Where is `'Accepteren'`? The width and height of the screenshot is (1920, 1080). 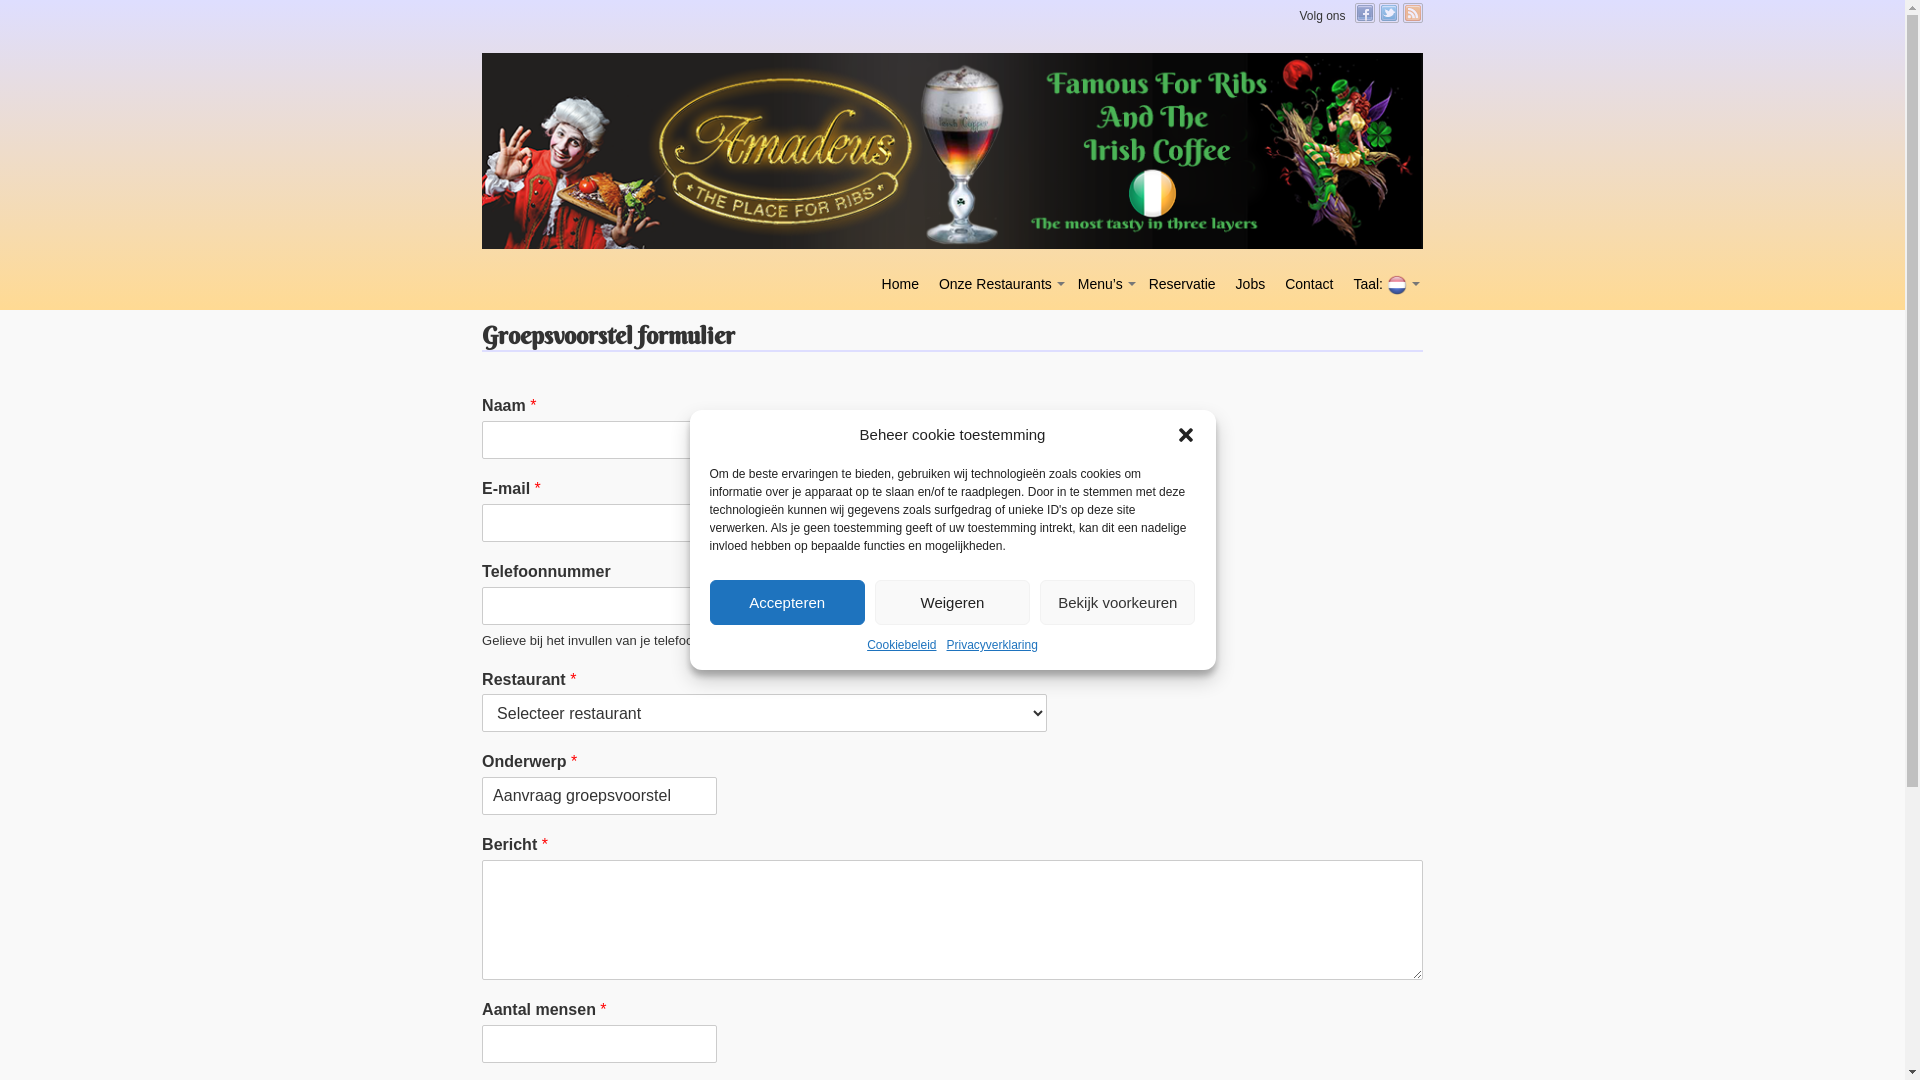
'Accepteren' is located at coordinates (710, 601).